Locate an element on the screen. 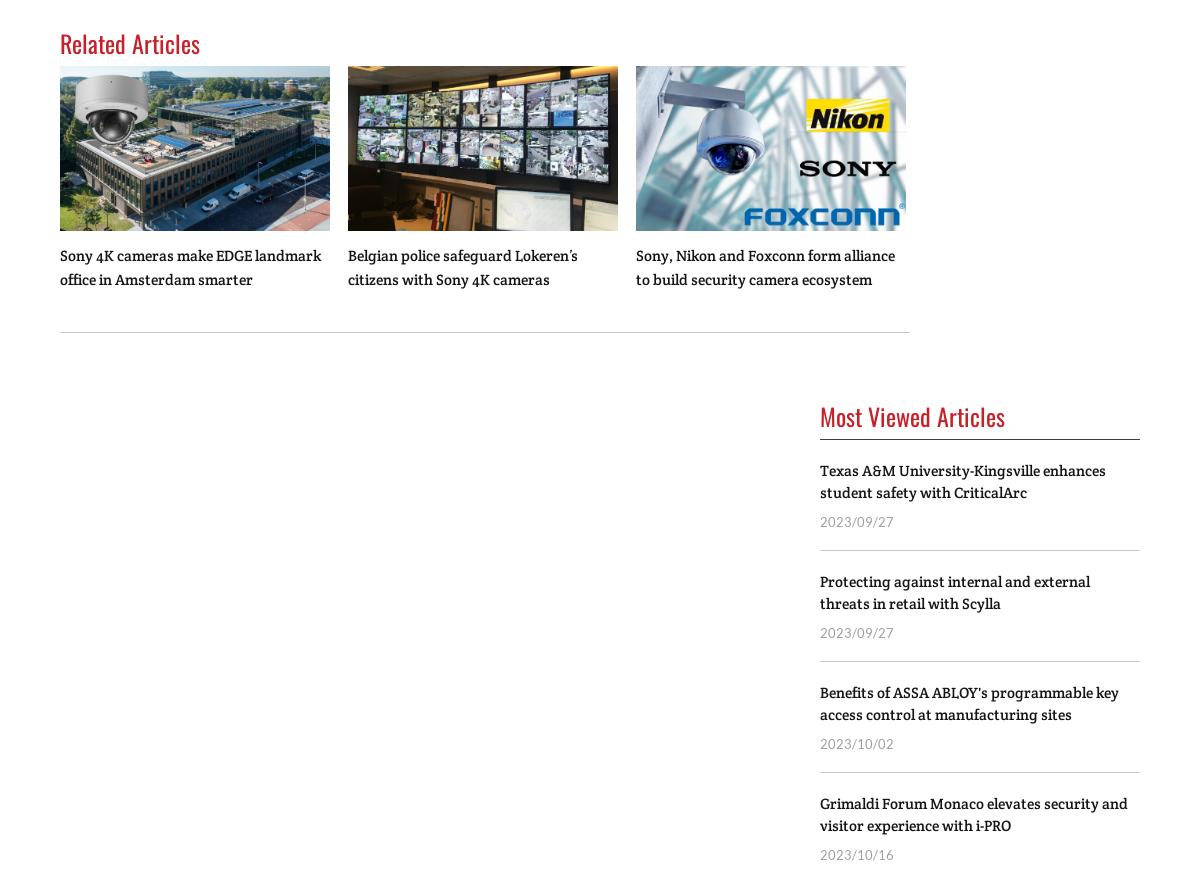 Image resolution: width=1200 pixels, height=872 pixels. 'Most Viewed Articles' is located at coordinates (912, 416).